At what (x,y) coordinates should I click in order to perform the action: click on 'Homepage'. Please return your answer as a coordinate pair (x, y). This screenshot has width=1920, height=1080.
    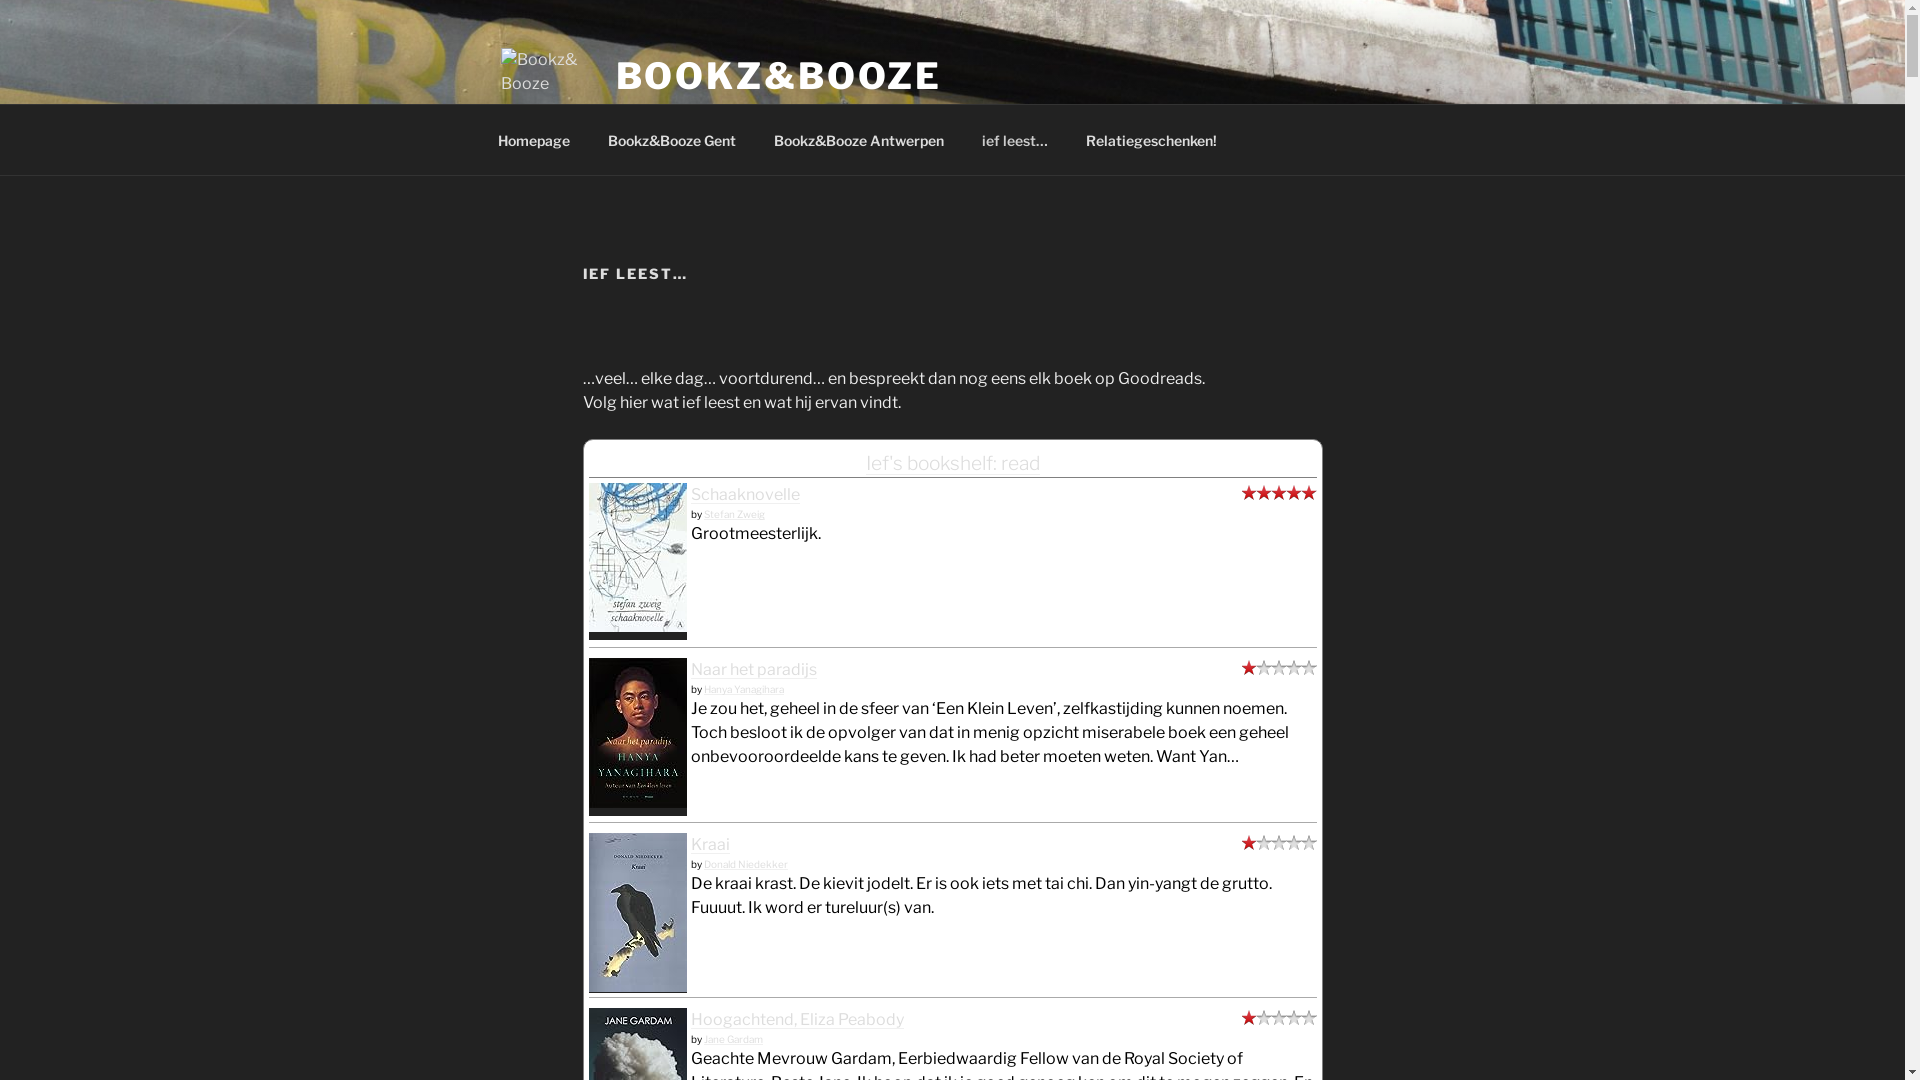
    Looking at the image, I should click on (533, 139).